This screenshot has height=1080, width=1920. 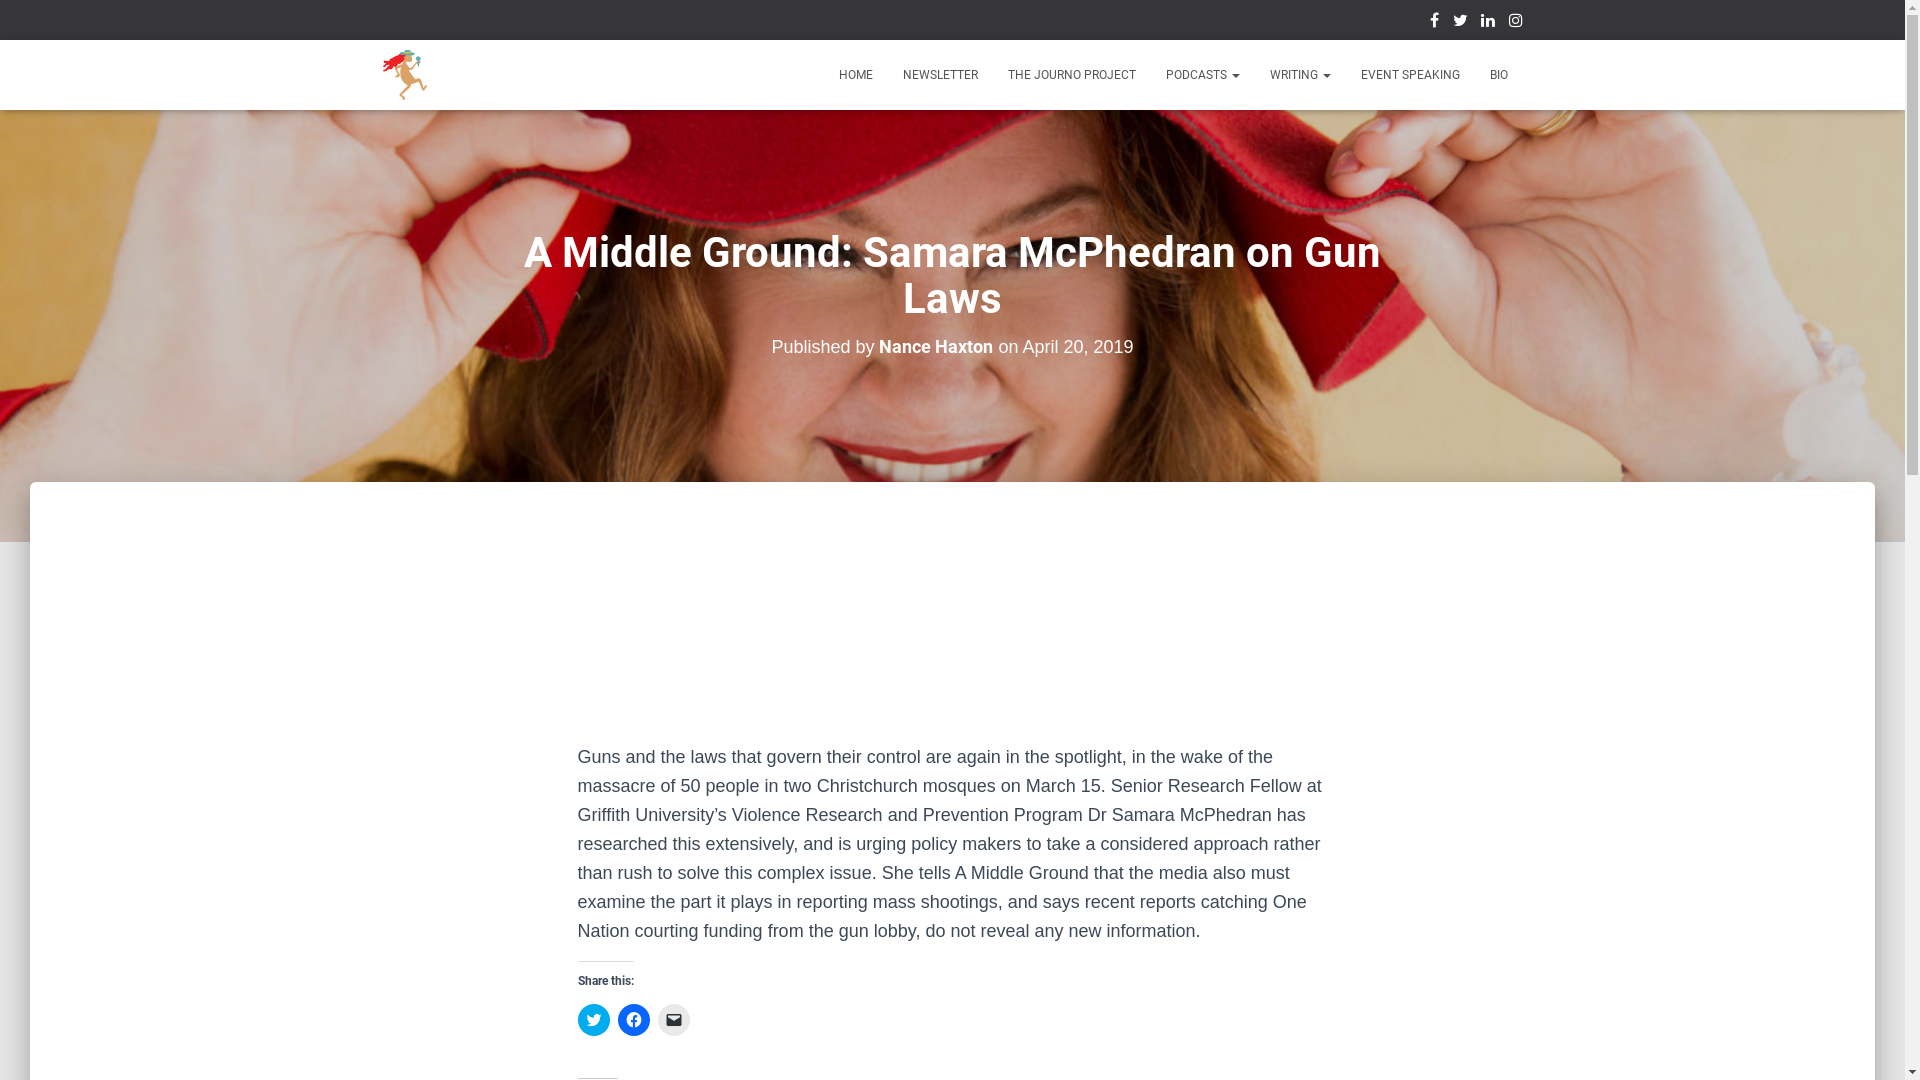 I want to click on 'BIO', so click(x=1497, y=73).